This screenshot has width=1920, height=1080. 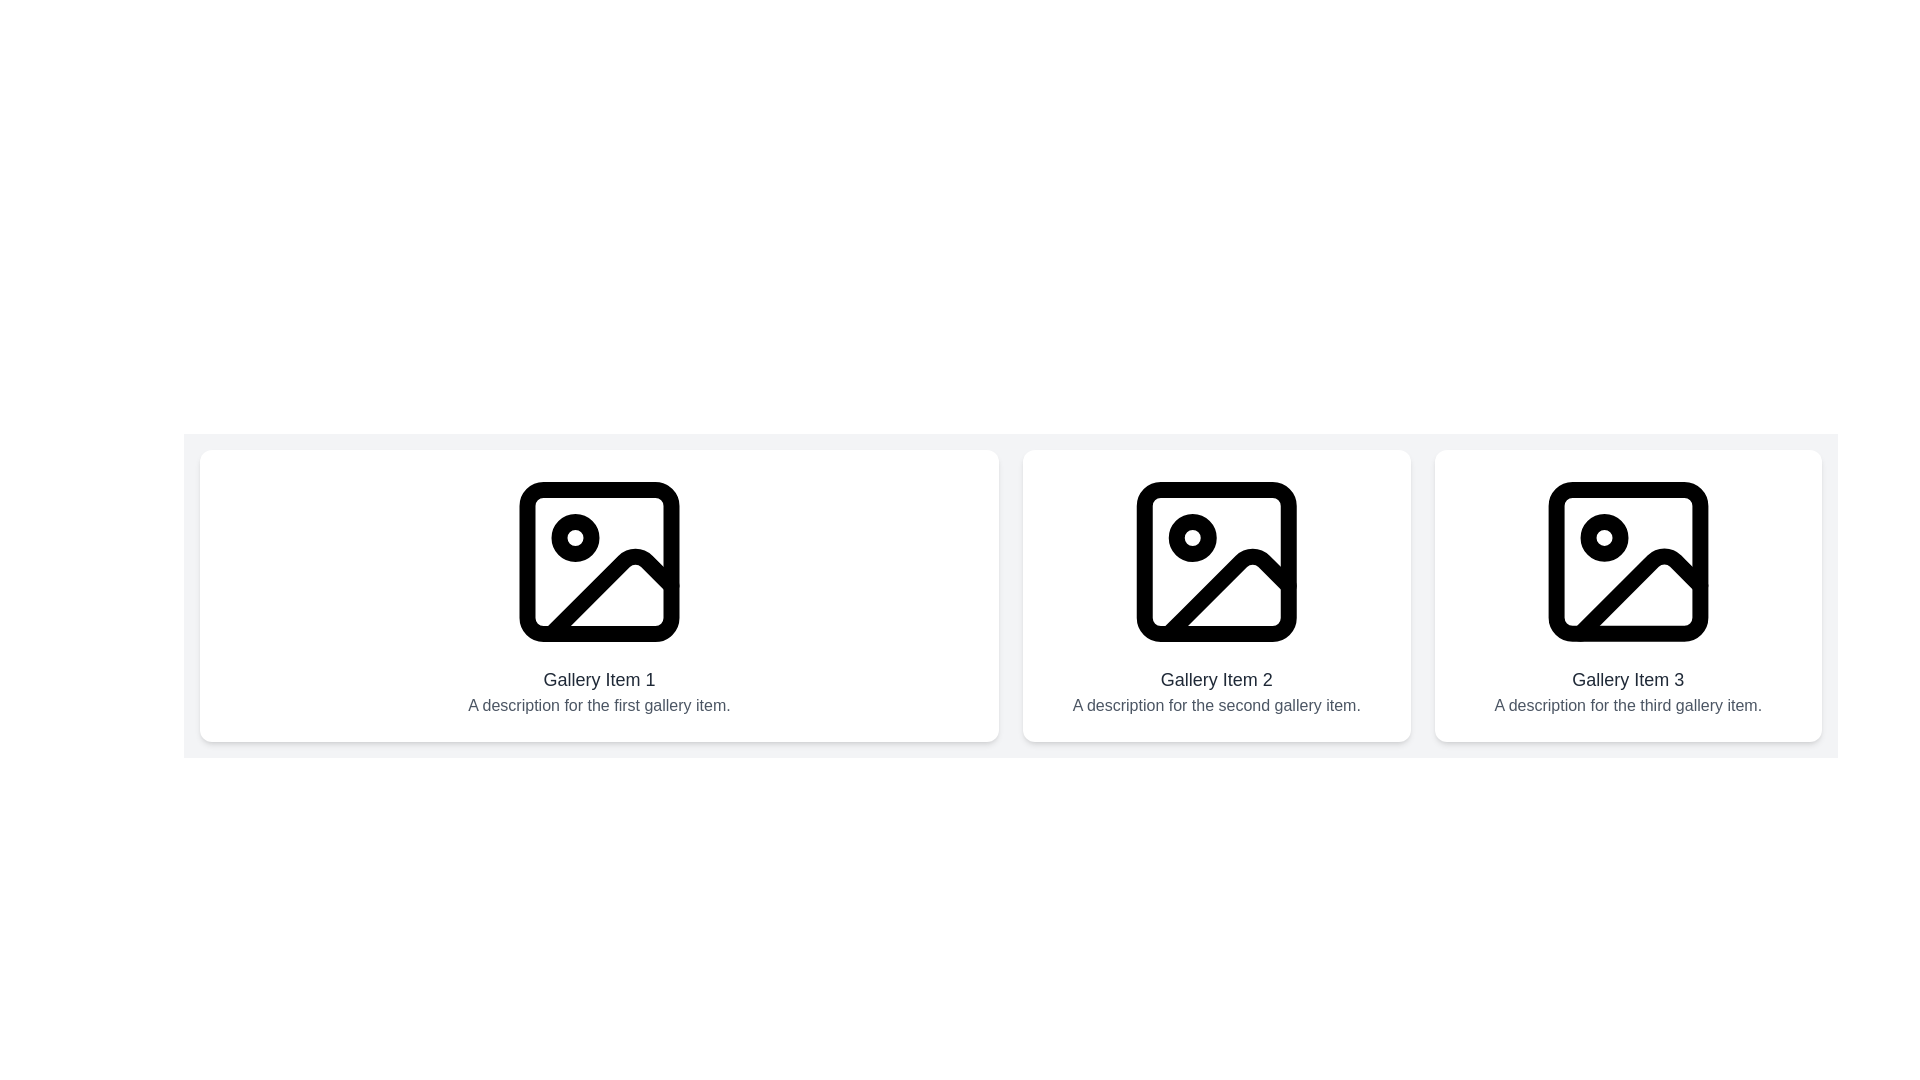 What do you see at coordinates (1628, 562) in the screenshot?
I see `the black outline icon of the image placeholder representing 'Gallery Item 3' to potentially select or view details` at bounding box center [1628, 562].